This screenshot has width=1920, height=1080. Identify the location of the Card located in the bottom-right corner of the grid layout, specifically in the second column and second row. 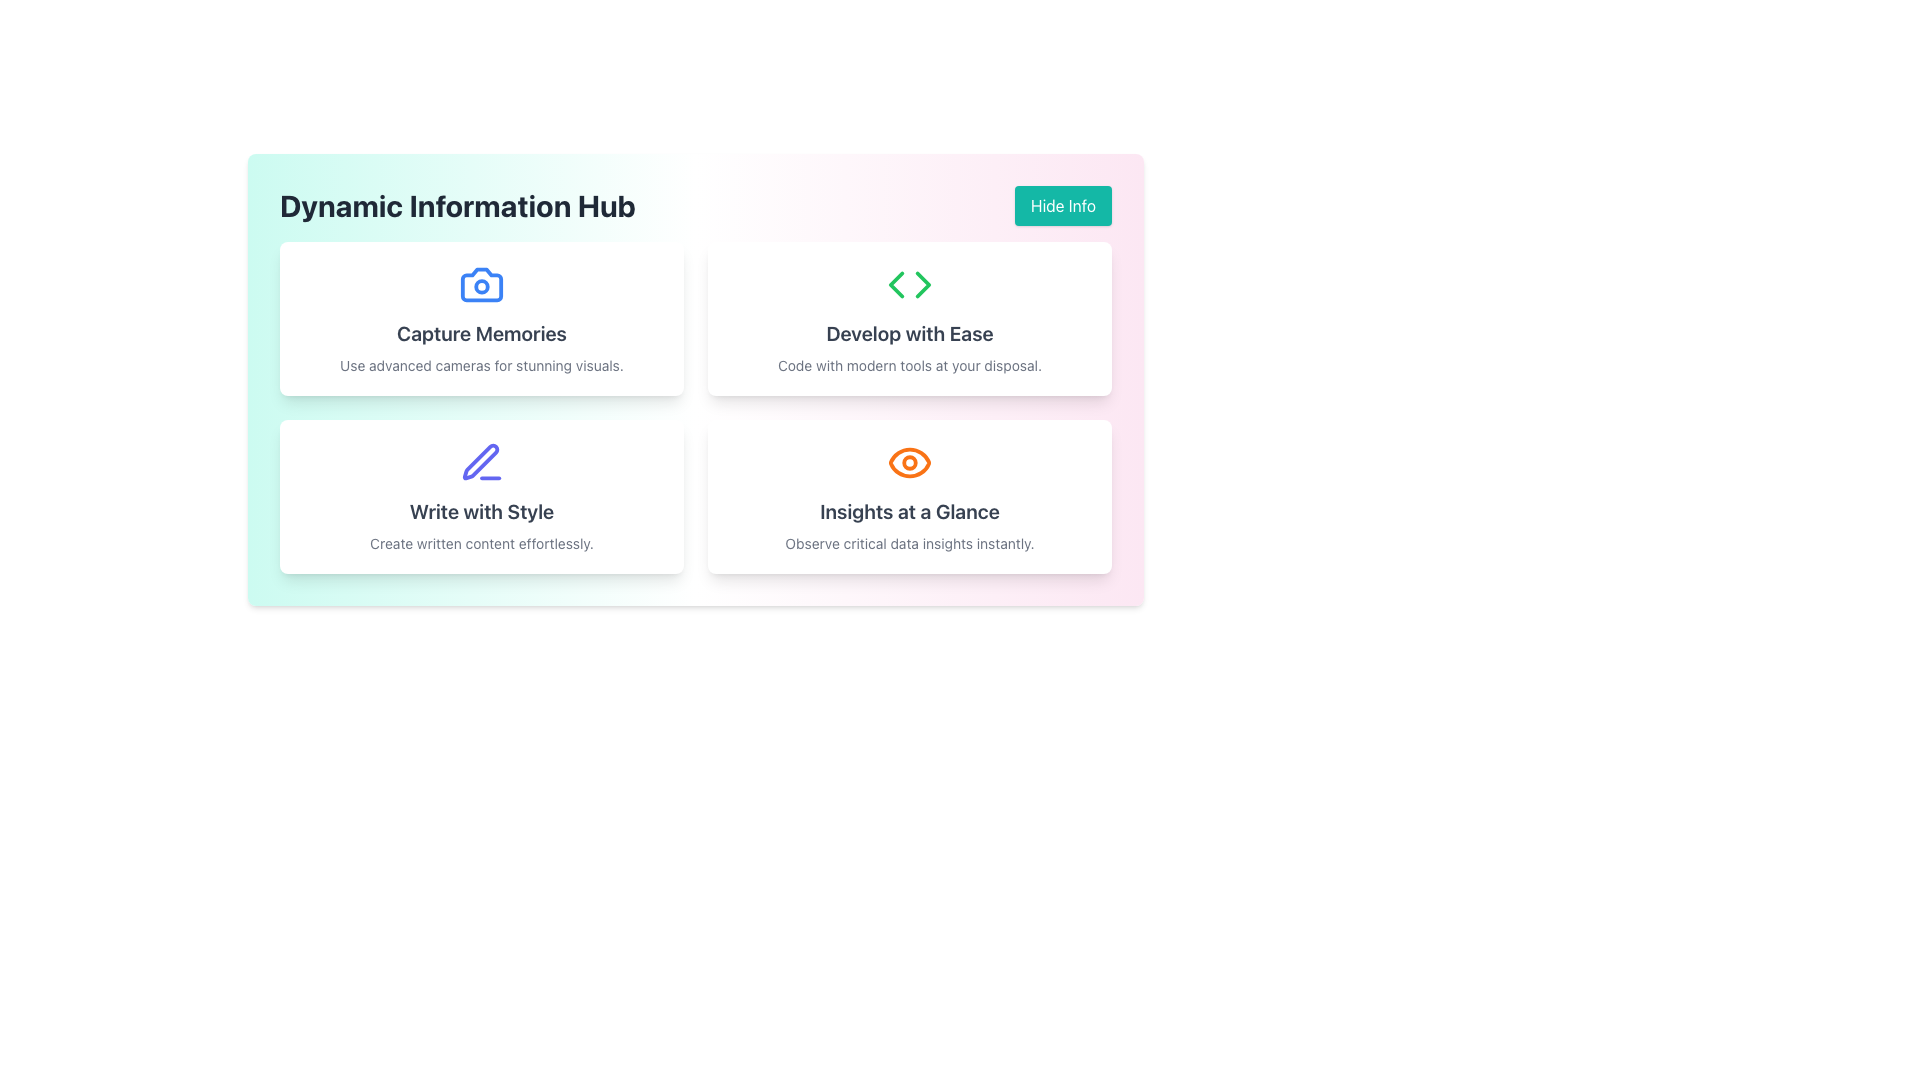
(909, 496).